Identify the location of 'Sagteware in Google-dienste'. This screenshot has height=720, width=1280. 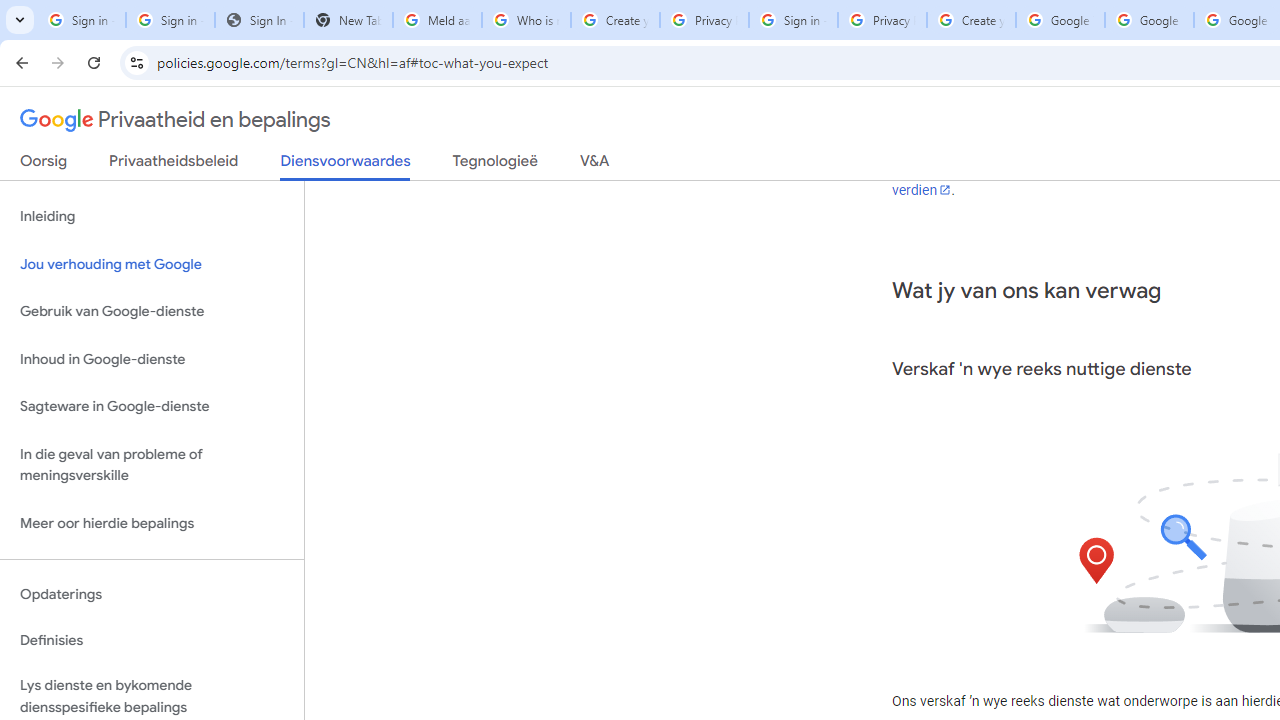
(151, 406).